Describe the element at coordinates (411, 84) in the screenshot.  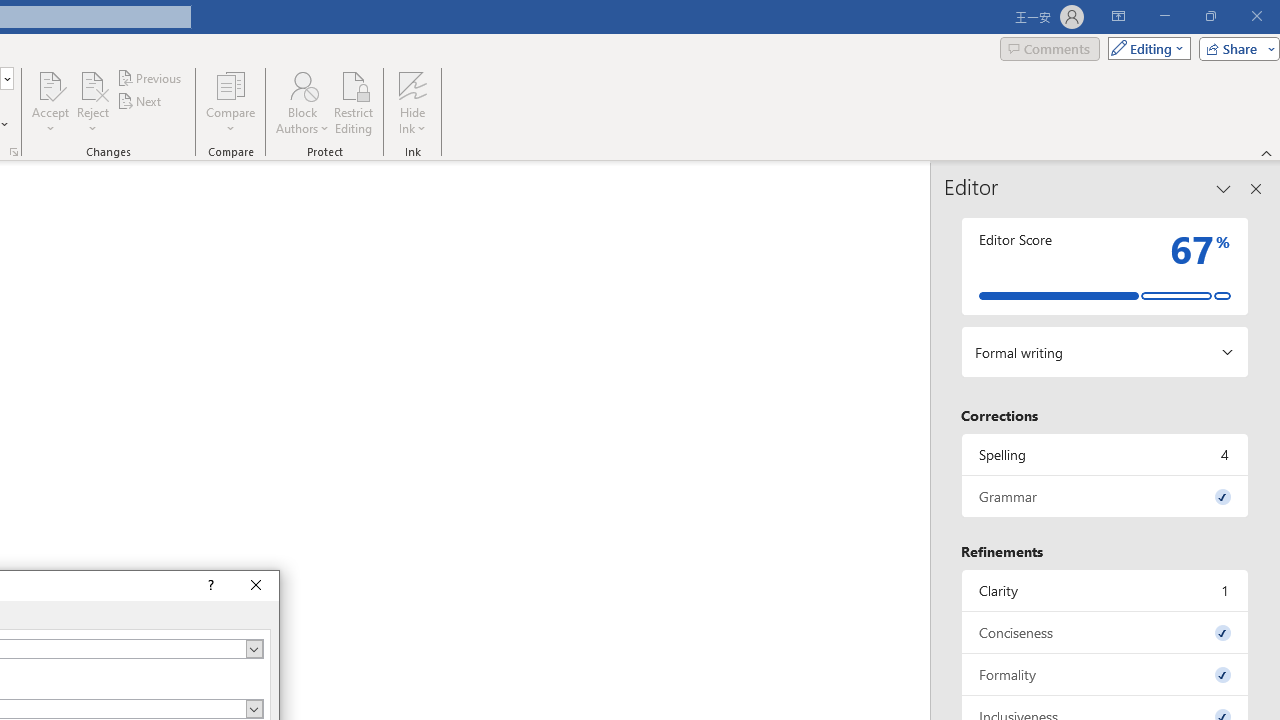
I see `'Hide Ink'` at that location.